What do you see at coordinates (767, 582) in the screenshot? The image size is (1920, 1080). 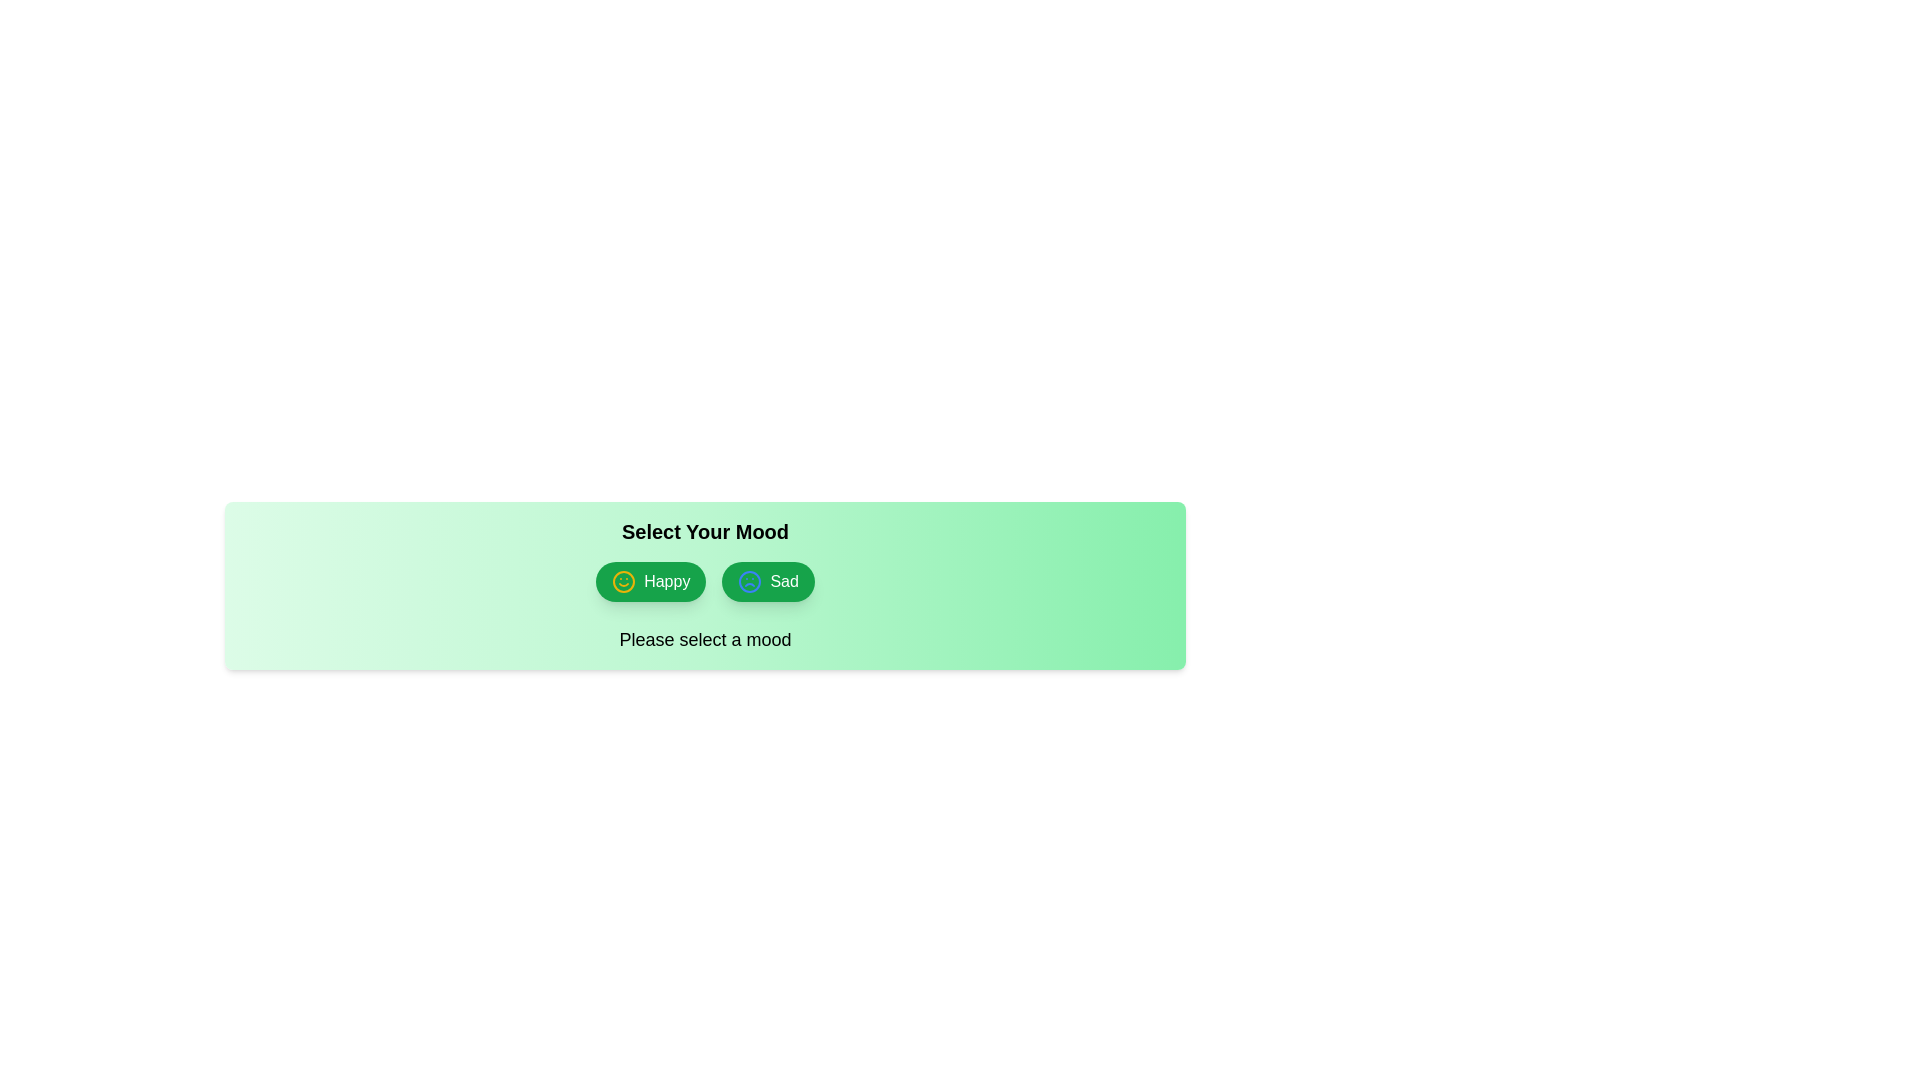 I see `the mood button corresponding to Sad` at bounding box center [767, 582].